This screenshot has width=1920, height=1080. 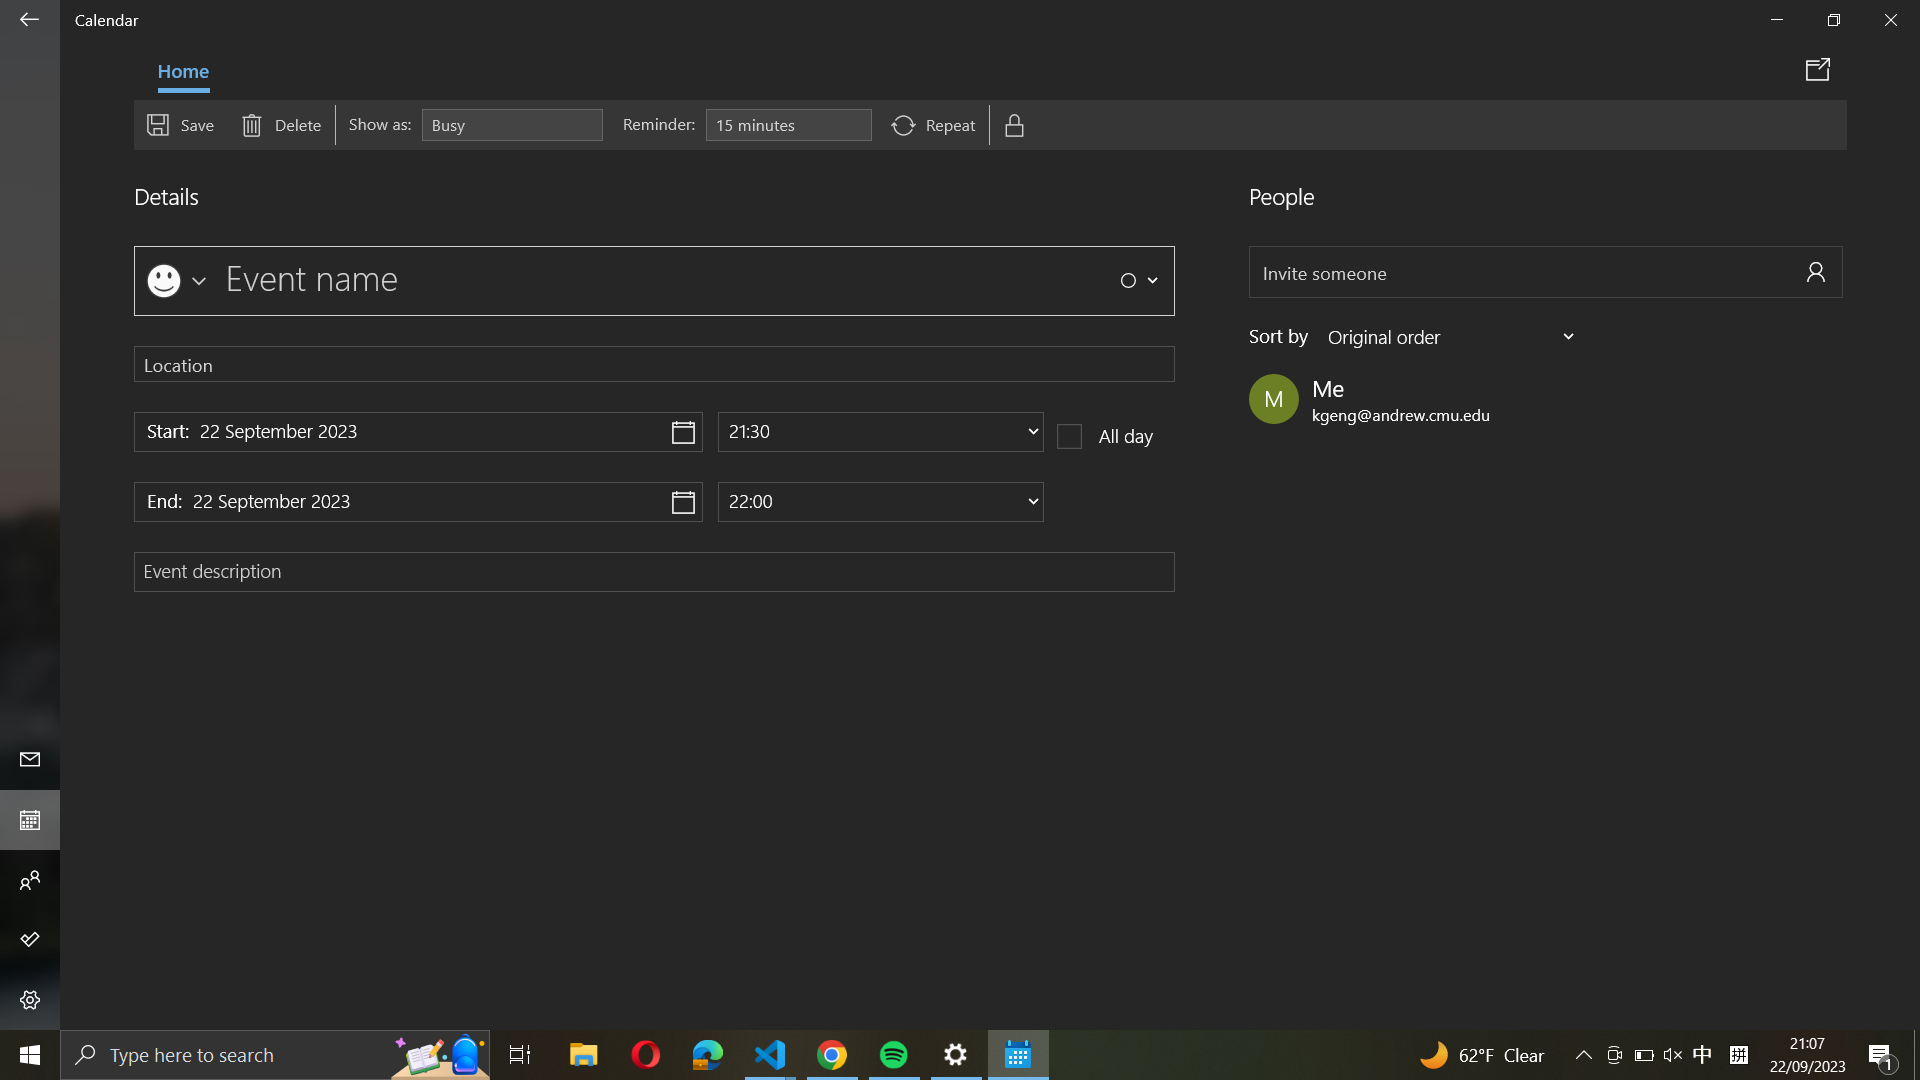 What do you see at coordinates (880, 500) in the screenshot?
I see `event end time to 10:00 PM` at bounding box center [880, 500].